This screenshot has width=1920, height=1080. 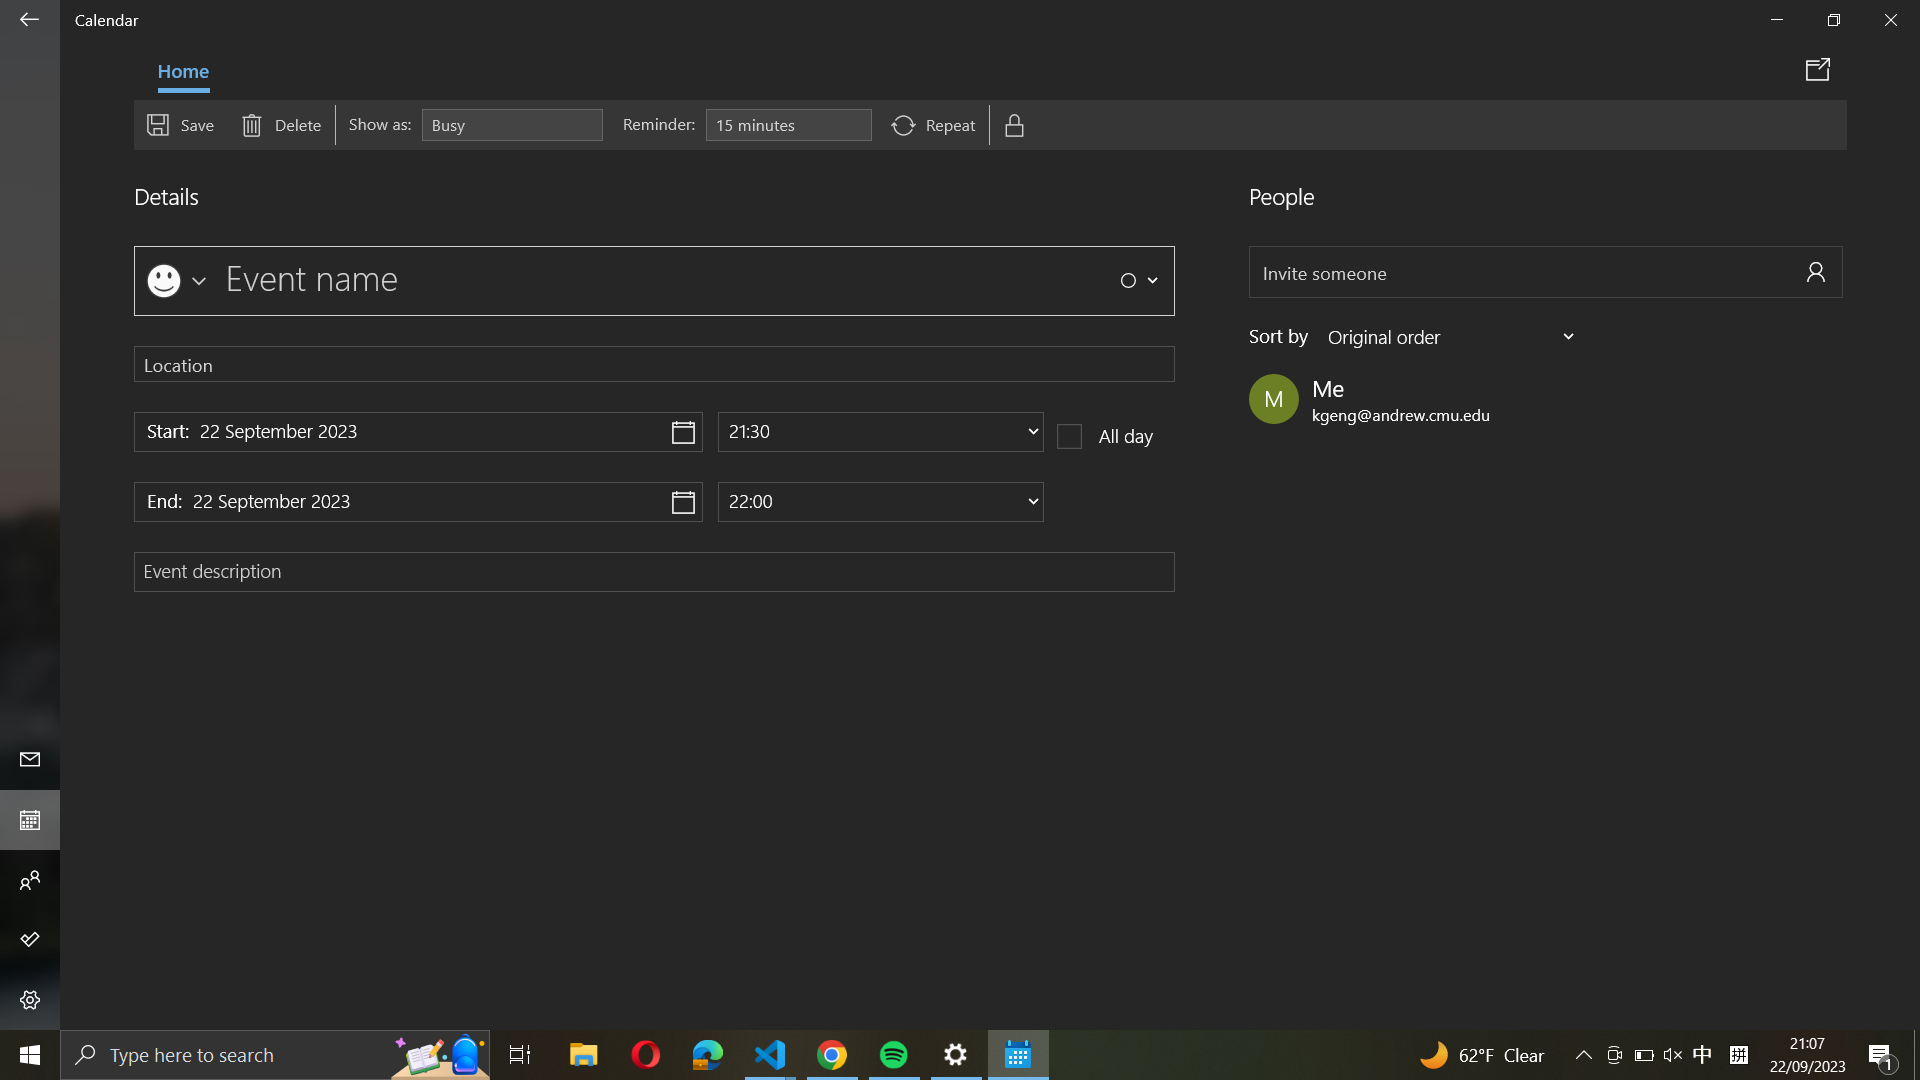 What do you see at coordinates (880, 500) in the screenshot?
I see `event end time to 10:00 PM` at bounding box center [880, 500].